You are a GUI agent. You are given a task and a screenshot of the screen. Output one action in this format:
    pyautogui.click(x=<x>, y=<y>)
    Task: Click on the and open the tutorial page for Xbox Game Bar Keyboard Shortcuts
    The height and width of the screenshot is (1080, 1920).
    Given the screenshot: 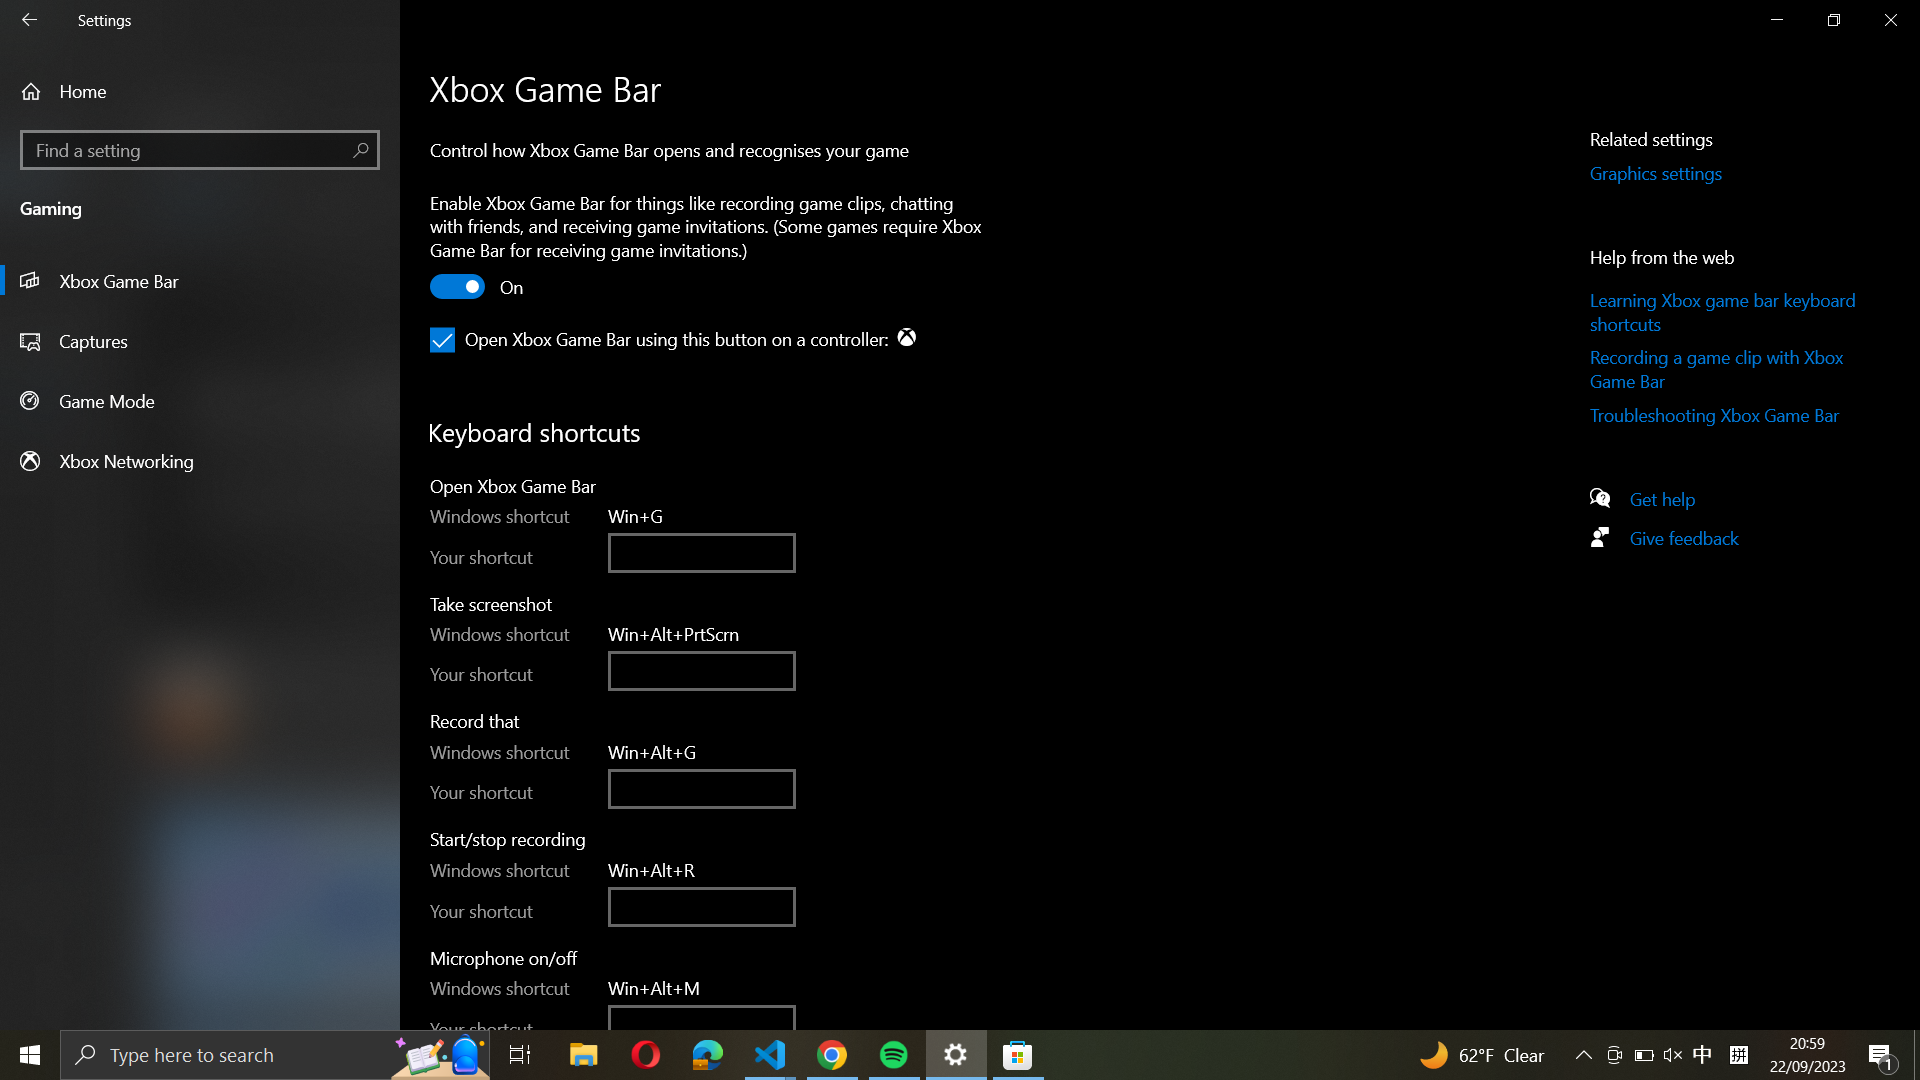 What is the action you would take?
    pyautogui.click(x=1725, y=312)
    